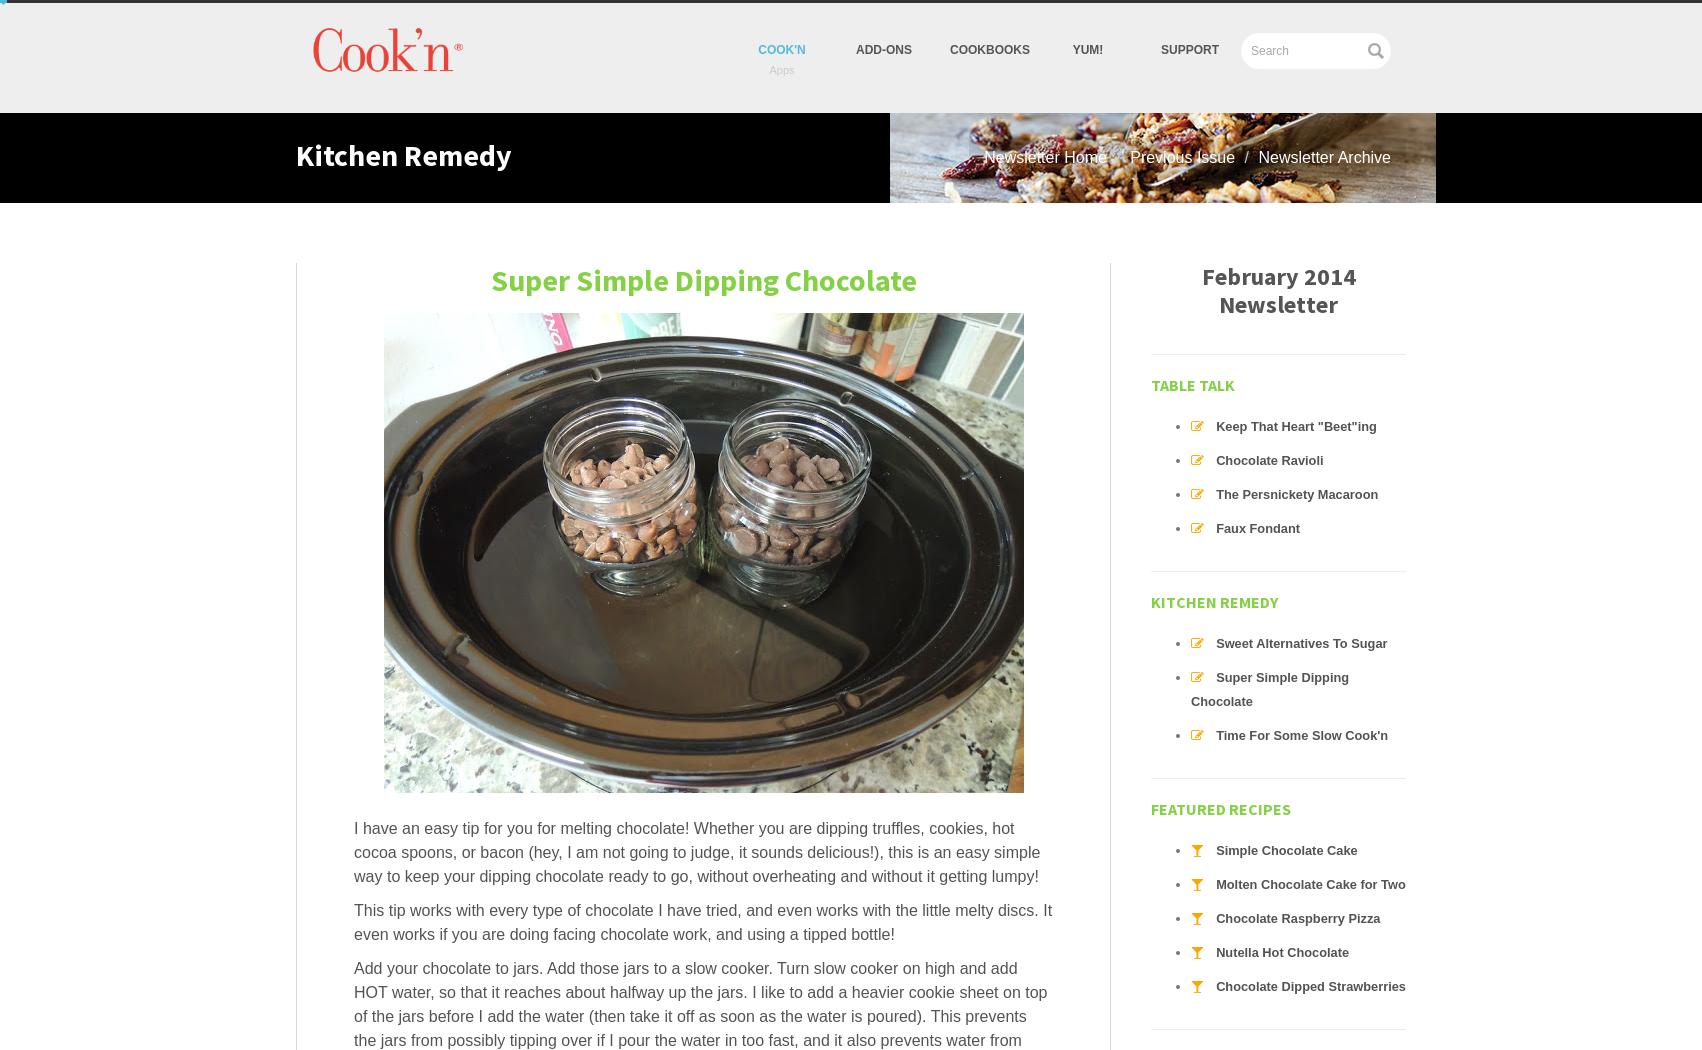 The width and height of the screenshot is (1702, 1050). Describe the element at coordinates (1269, 460) in the screenshot. I see `'Chocolate Ravioli'` at that location.